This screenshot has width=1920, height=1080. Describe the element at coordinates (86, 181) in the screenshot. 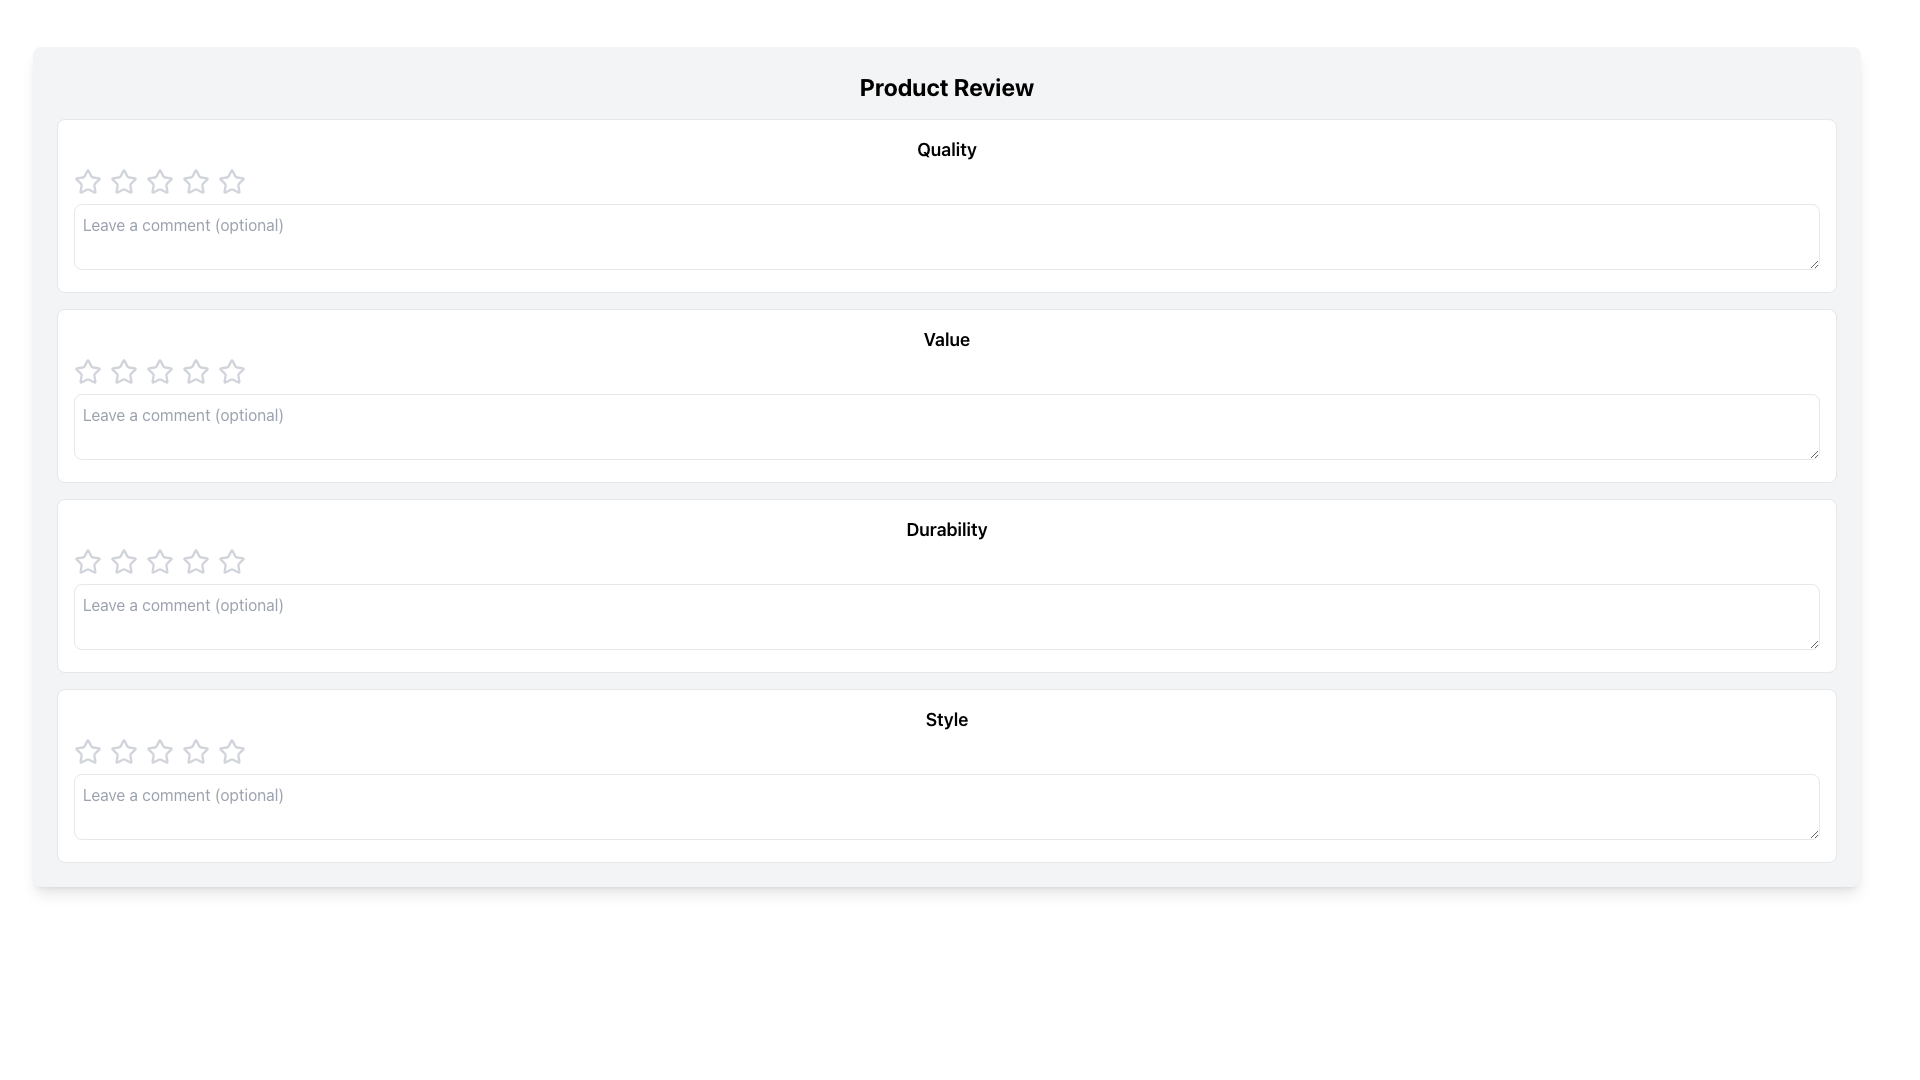

I see `the first star icon in the rating sequence below the 'Quality' heading` at that location.